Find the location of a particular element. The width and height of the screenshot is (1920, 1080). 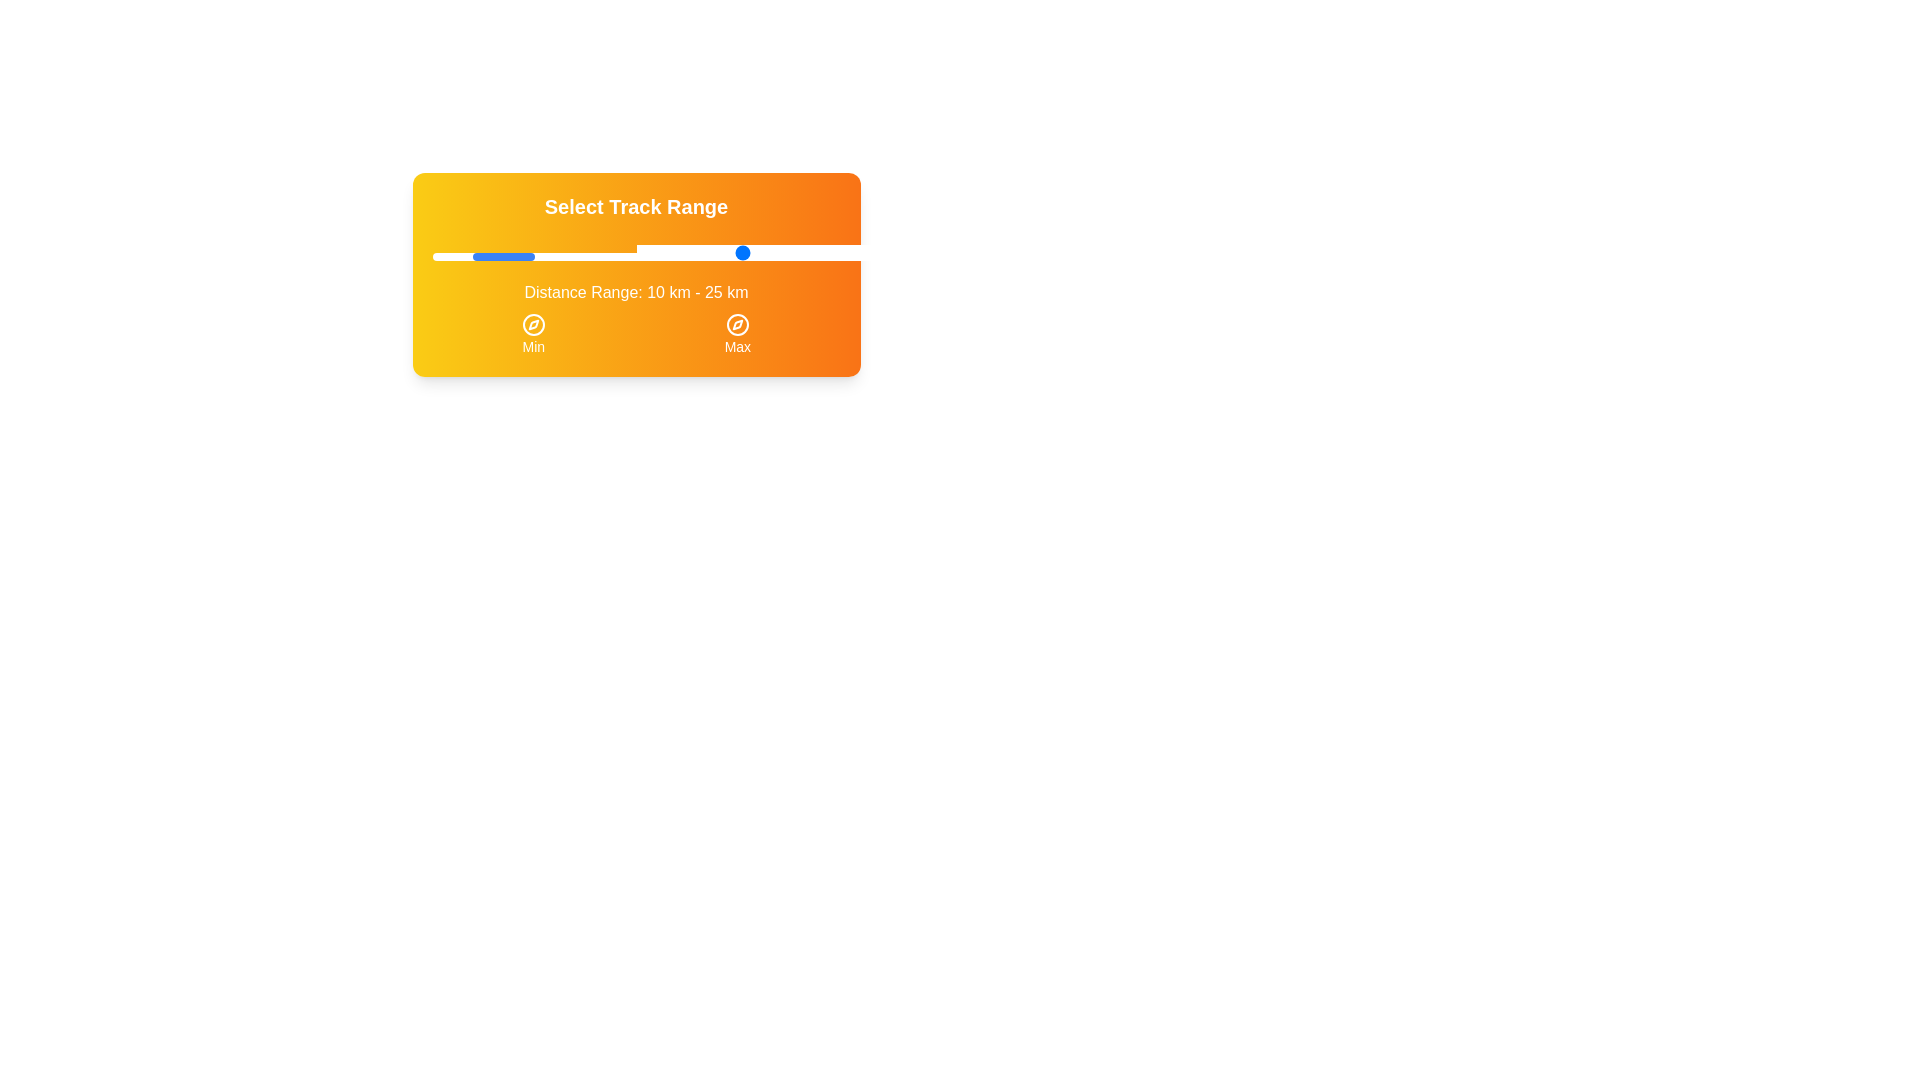

the blue progress bar segment that occupies 10% to 25% of the length within the orange gradient box labeled 'Select Track Range' is located at coordinates (503, 256).